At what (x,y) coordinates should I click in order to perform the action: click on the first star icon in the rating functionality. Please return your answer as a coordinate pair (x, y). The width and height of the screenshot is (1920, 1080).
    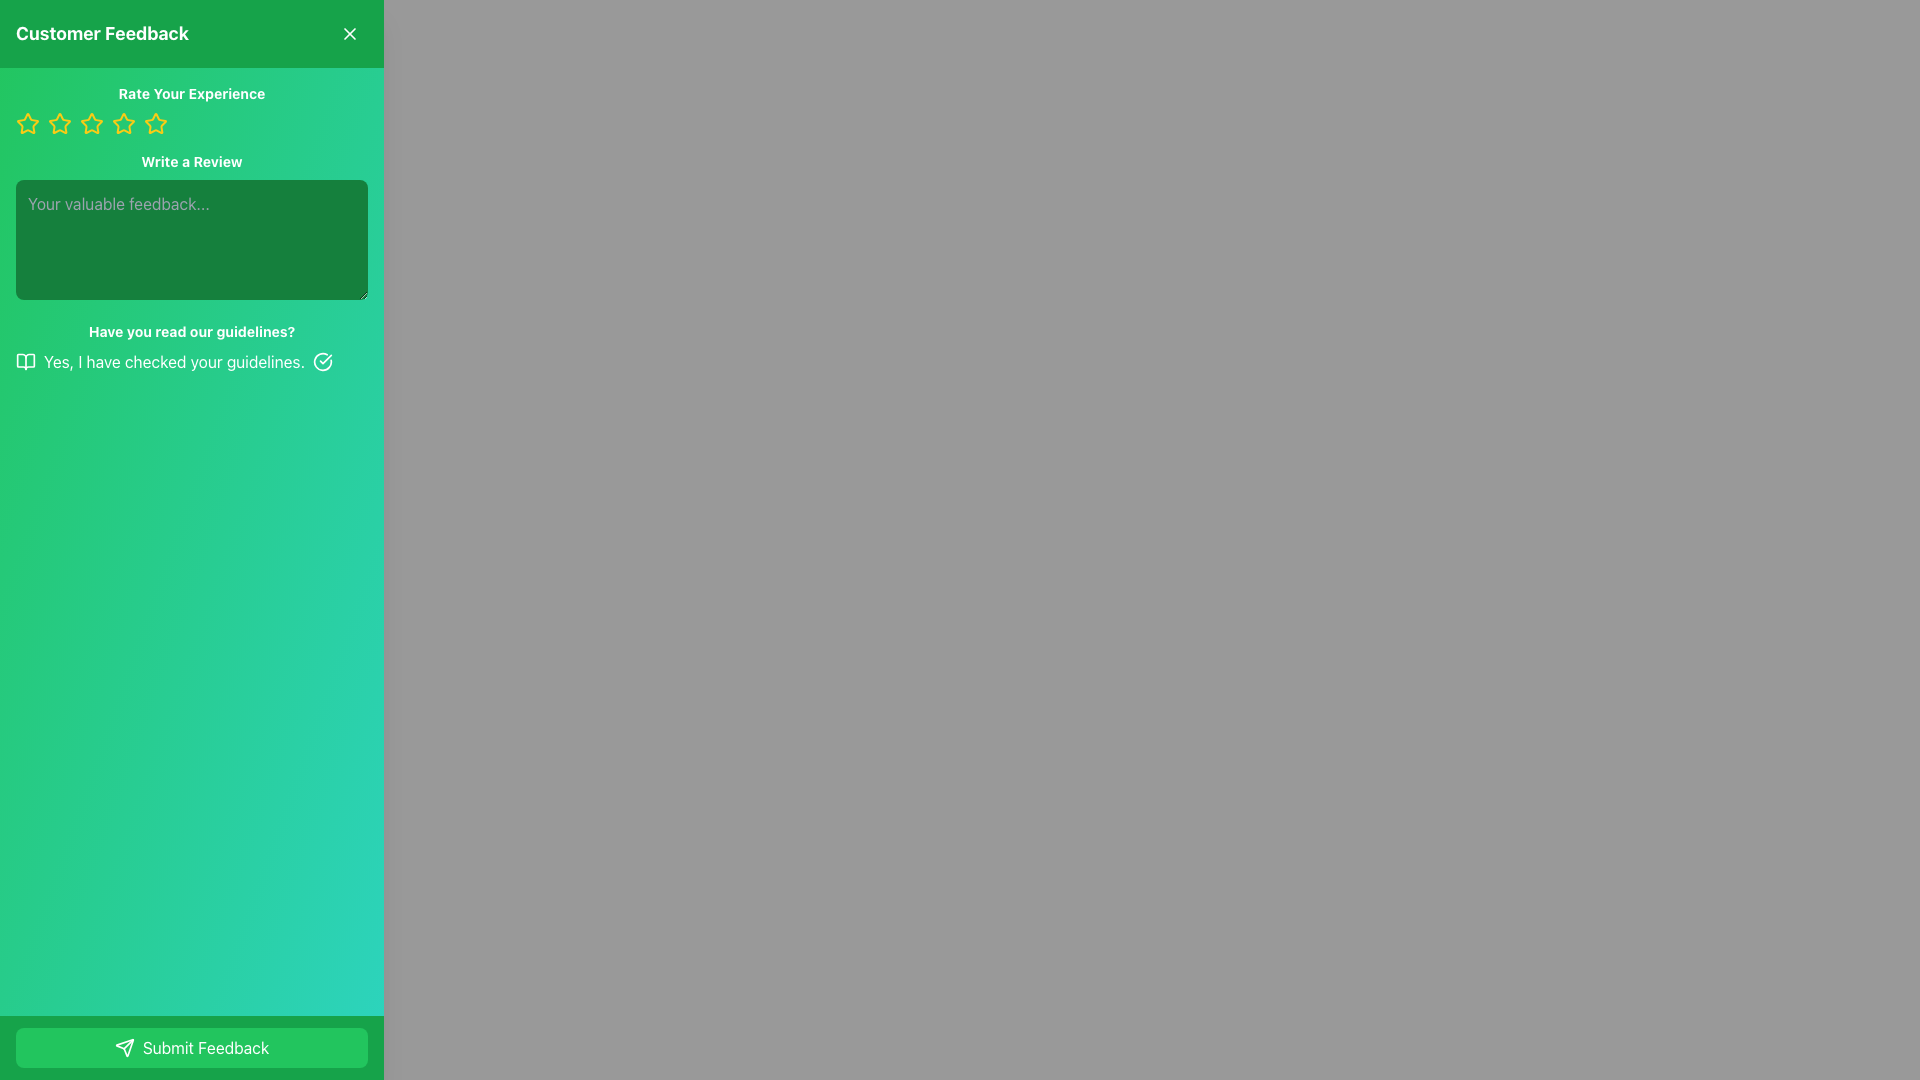
    Looking at the image, I should click on (28, 123).